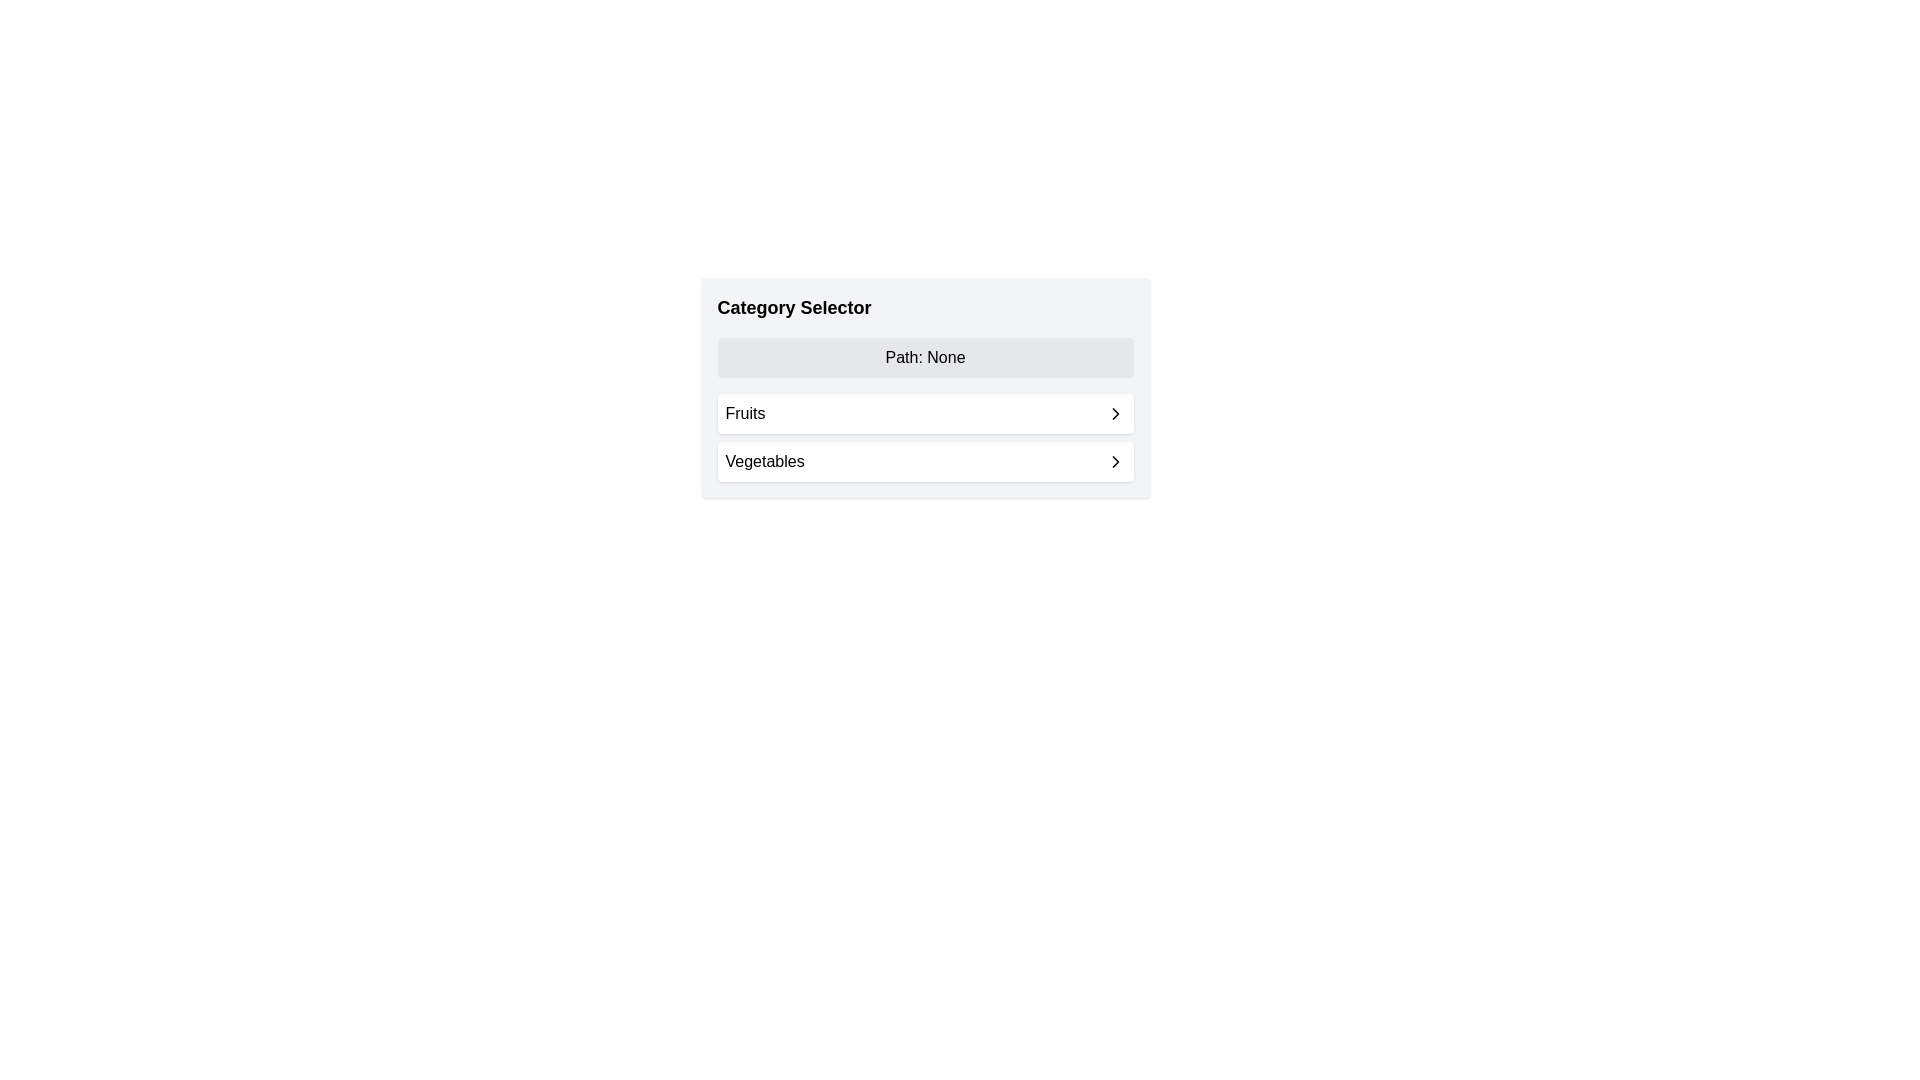 The height and width of the screenshot is (1080, 1920). What do you see at coordinates (1114, 462) in the screenshot?
I see `the Interactive navigation icon (chevron right) located at the far right of the 'Vegetables' button` at bounding box center [1114, 462].